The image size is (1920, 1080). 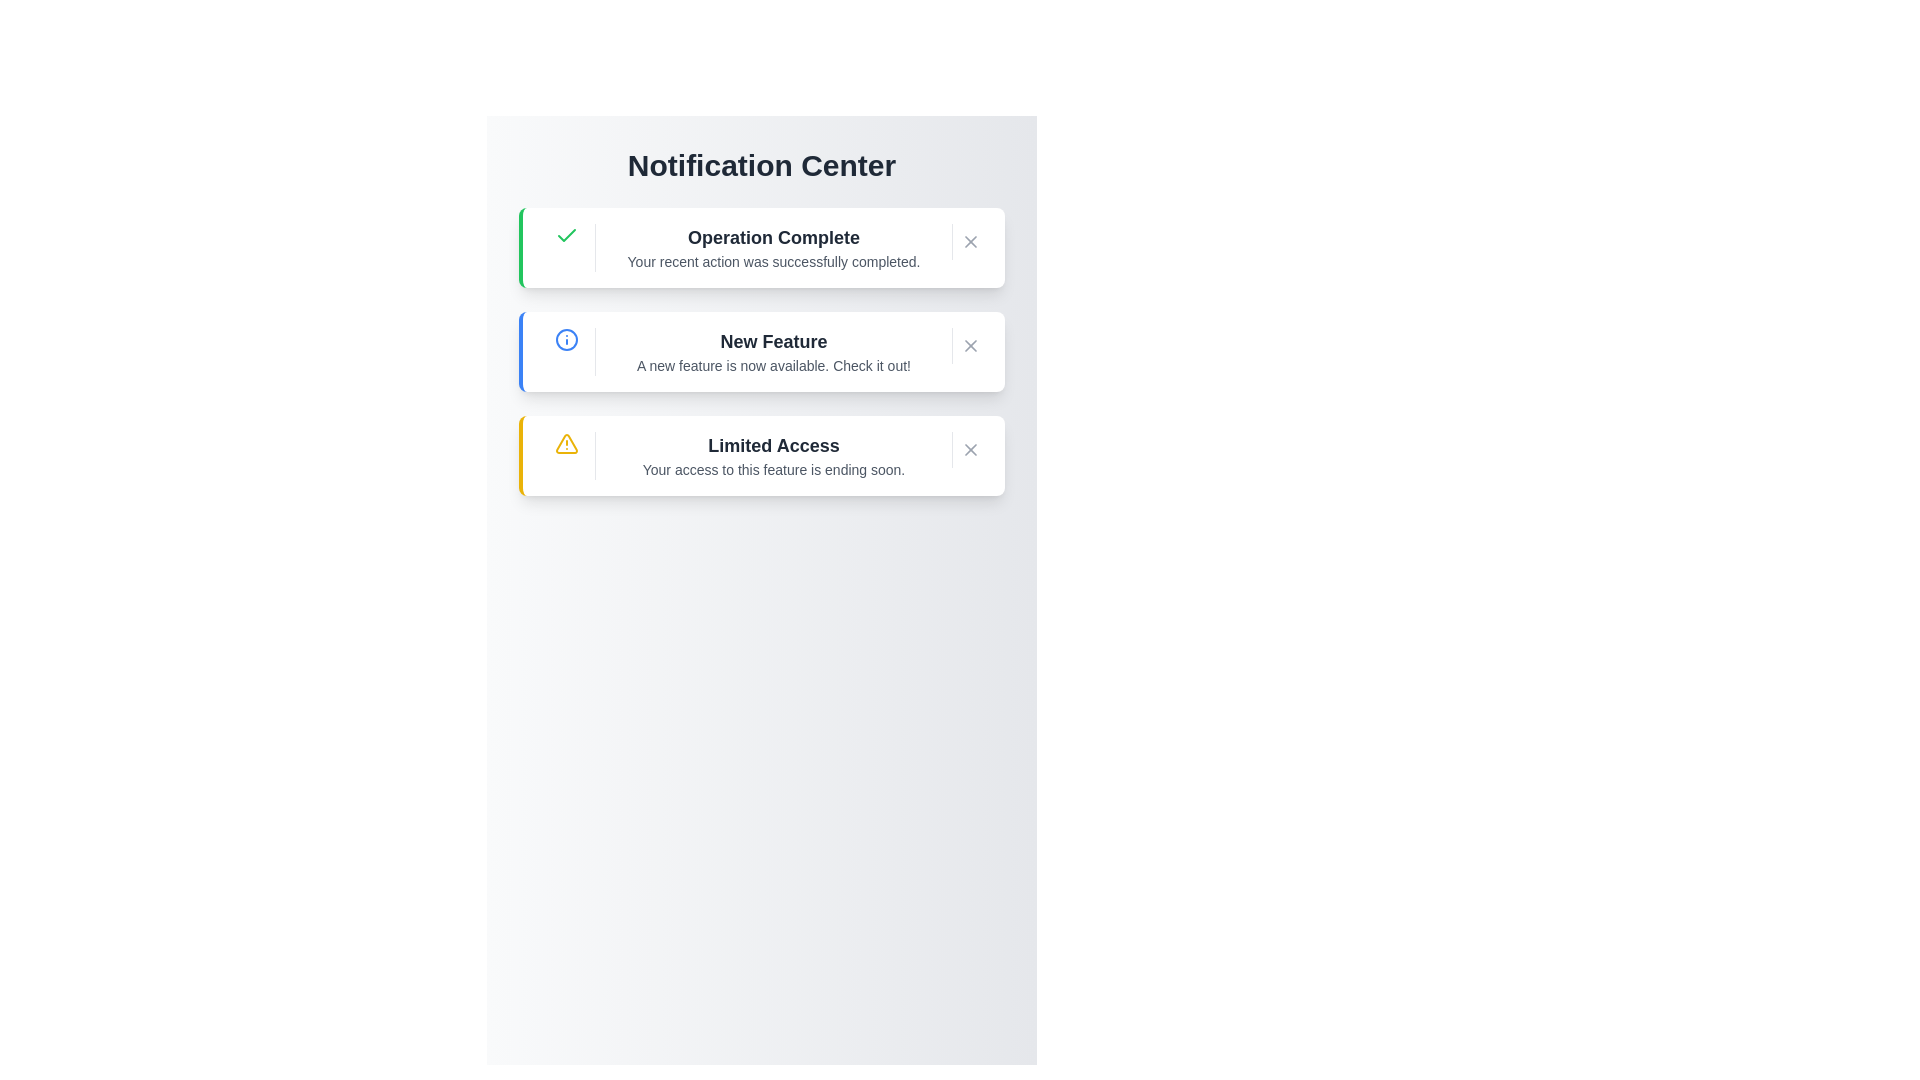 I want to click on the small 'X' icon button located on the right side of the 'New Feature' notification, so click(x=970, y=345).